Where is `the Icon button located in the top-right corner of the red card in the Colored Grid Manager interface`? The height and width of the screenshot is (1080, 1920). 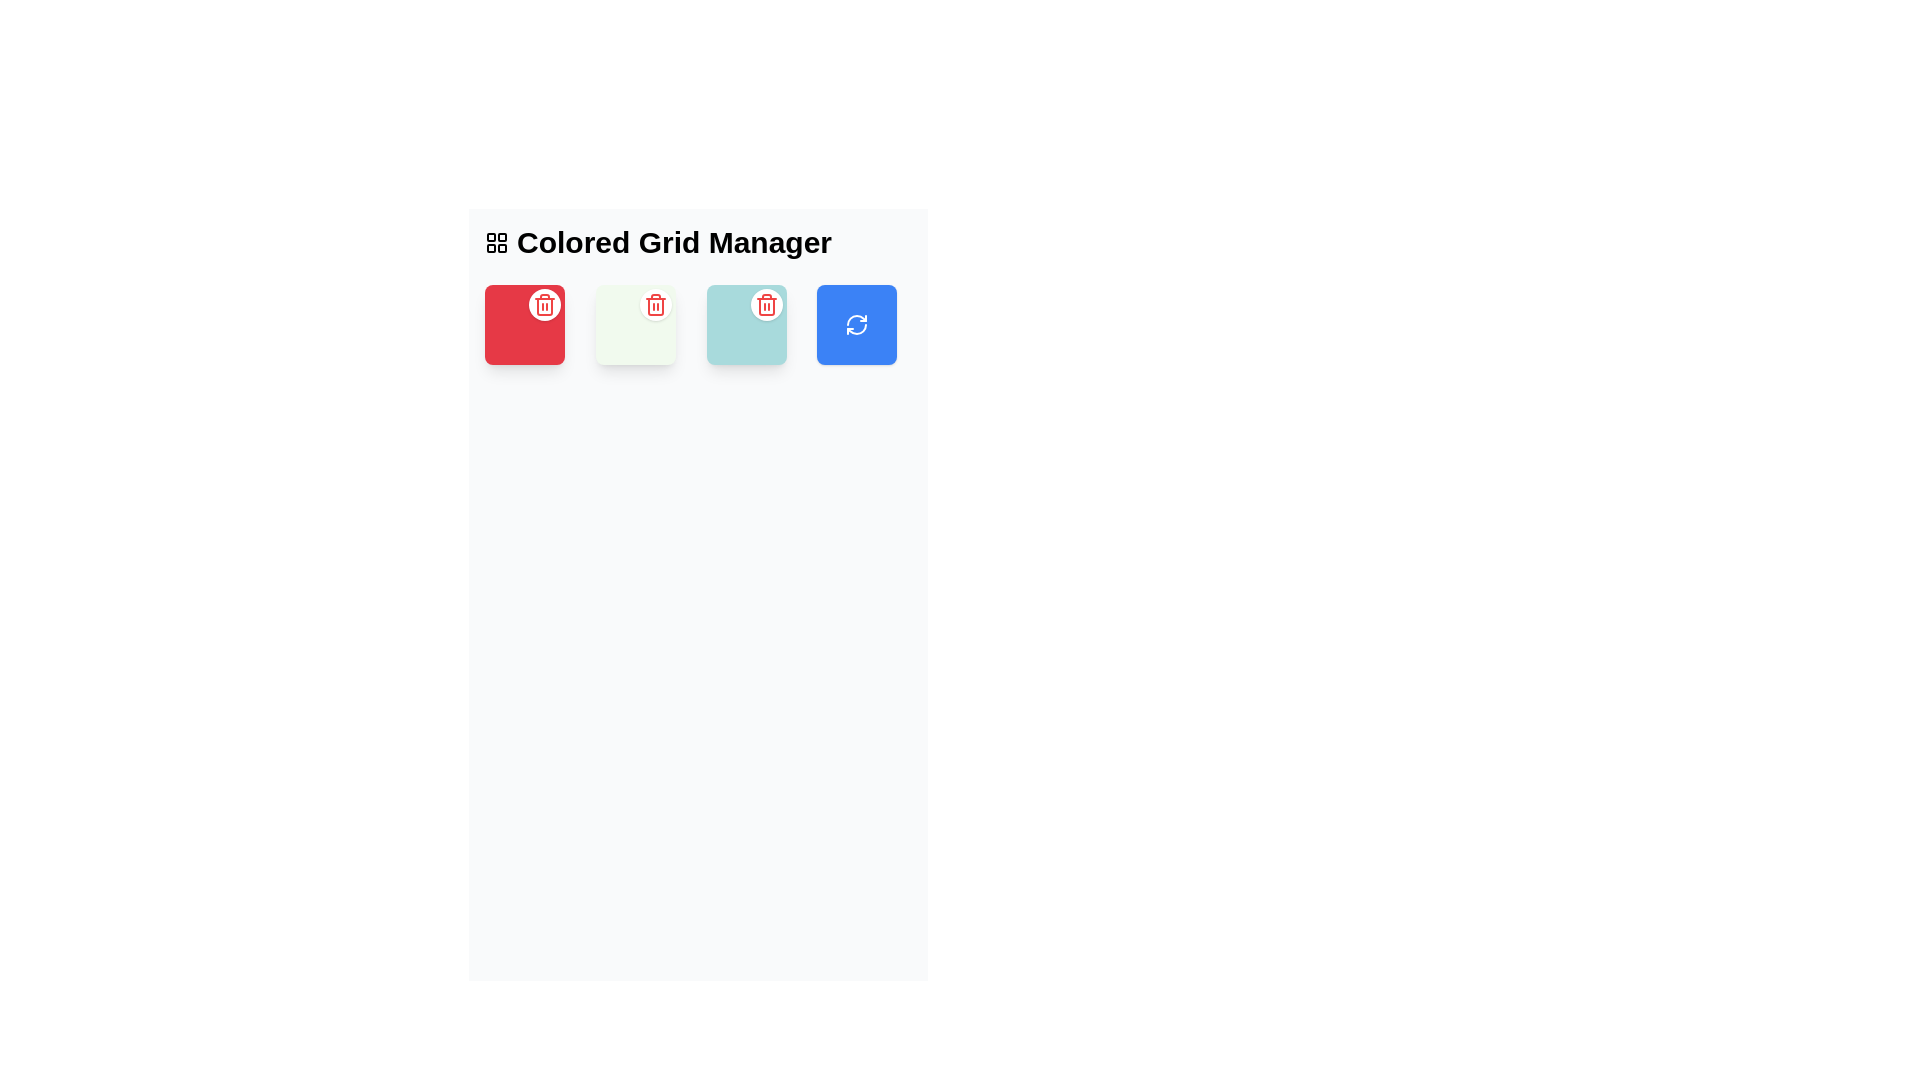 the Icon button located in the top-right corner of the red card in the Colored Grid Manager interface is located at coordinates (545, 304).